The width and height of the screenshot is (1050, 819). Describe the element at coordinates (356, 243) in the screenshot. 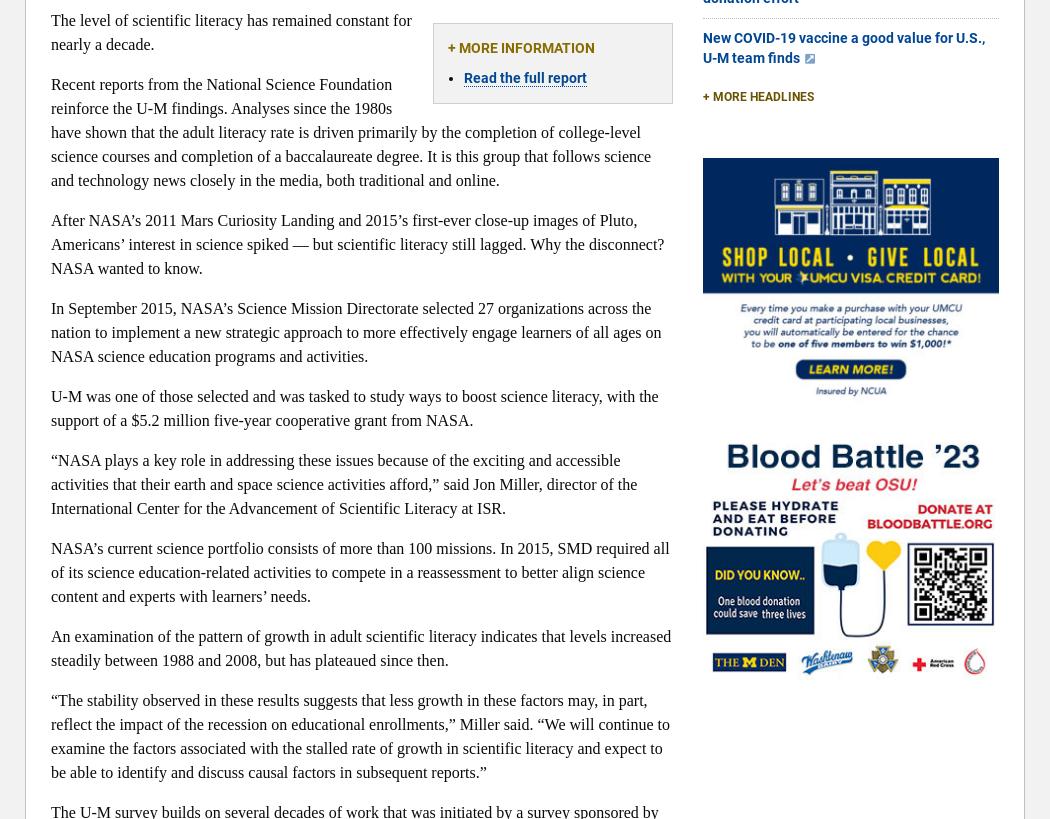

I see `'After NASA’s 2011 Mars Curiosity Landing and 2015’s first-ever close-up images of Pluto, Americans’ interest in science spiked — but scientific literacy still lagged. Why the disconnect? NASA wanted to know.'` at that location.